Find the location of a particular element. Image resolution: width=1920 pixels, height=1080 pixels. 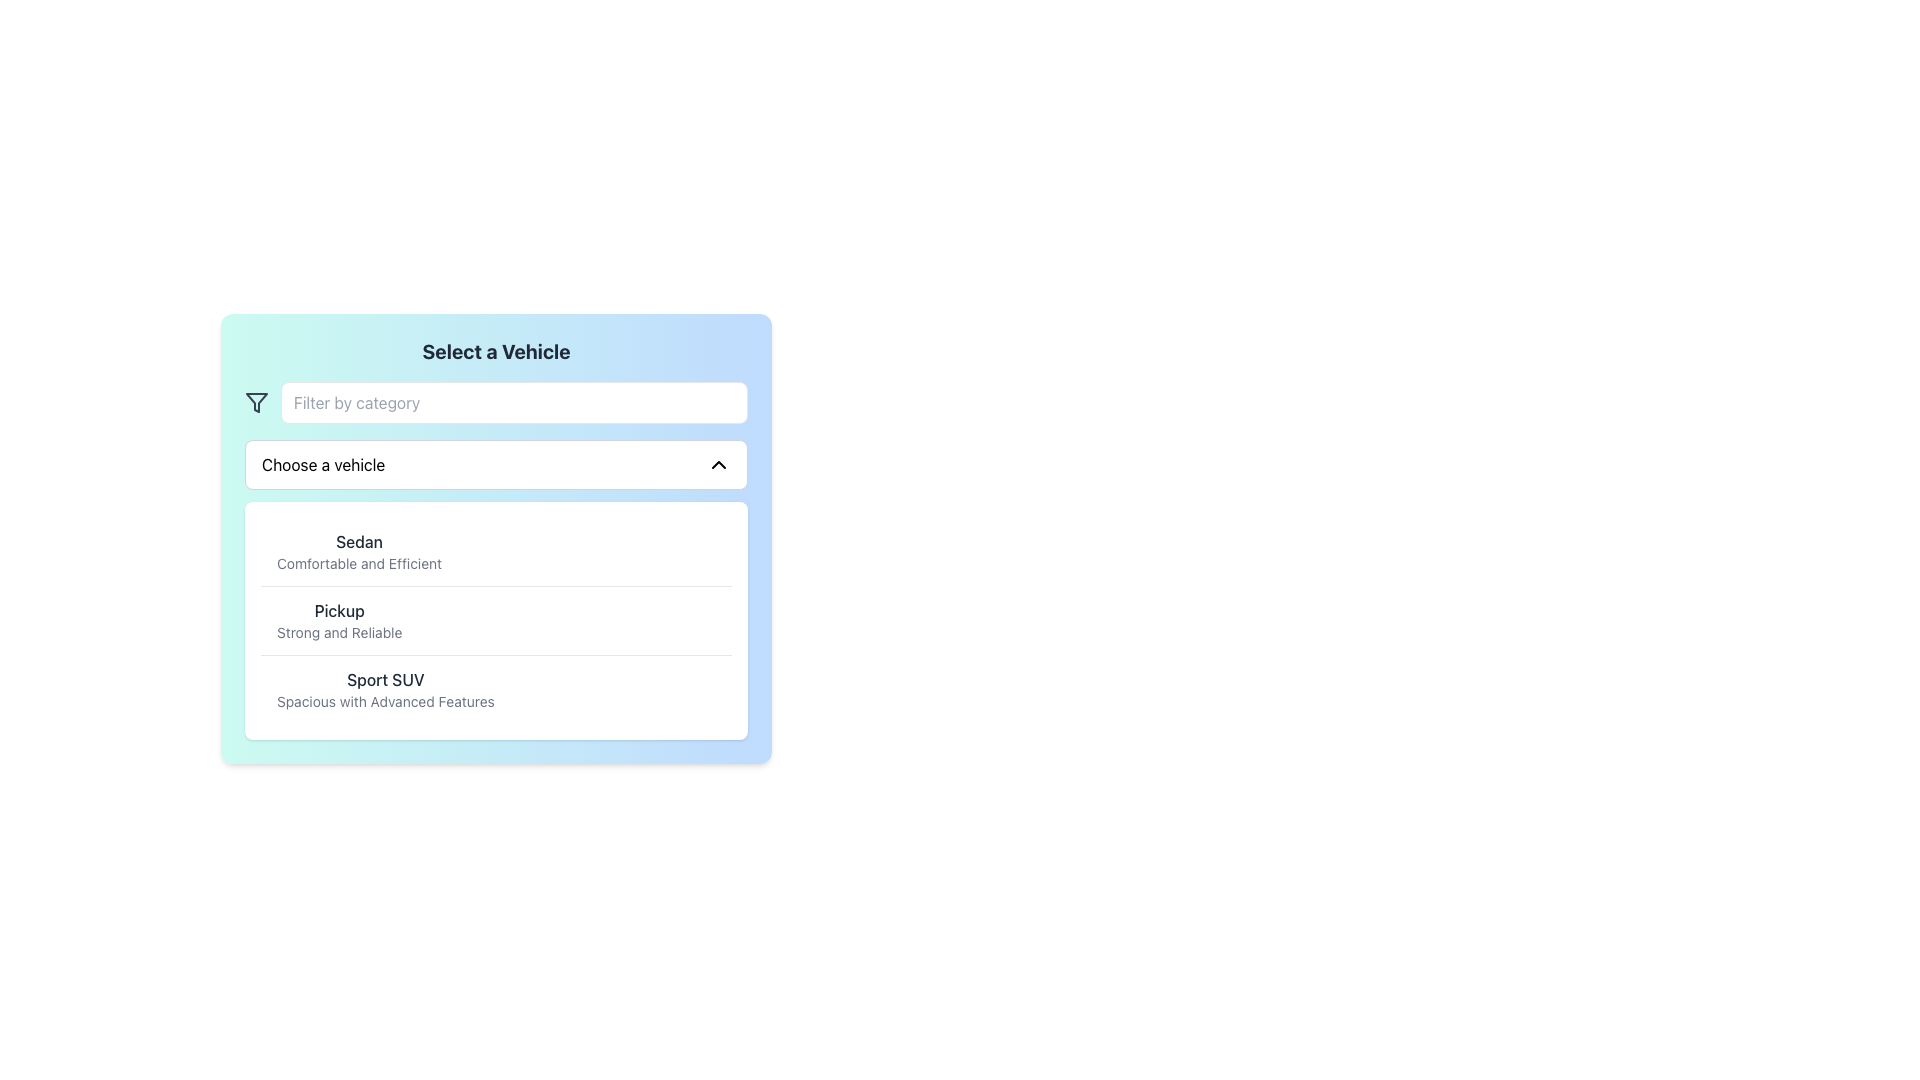

the third list item labeled 'Sport SUV' with the description 'Spacious with Advanced Features' is located at coordinates (496, 689).